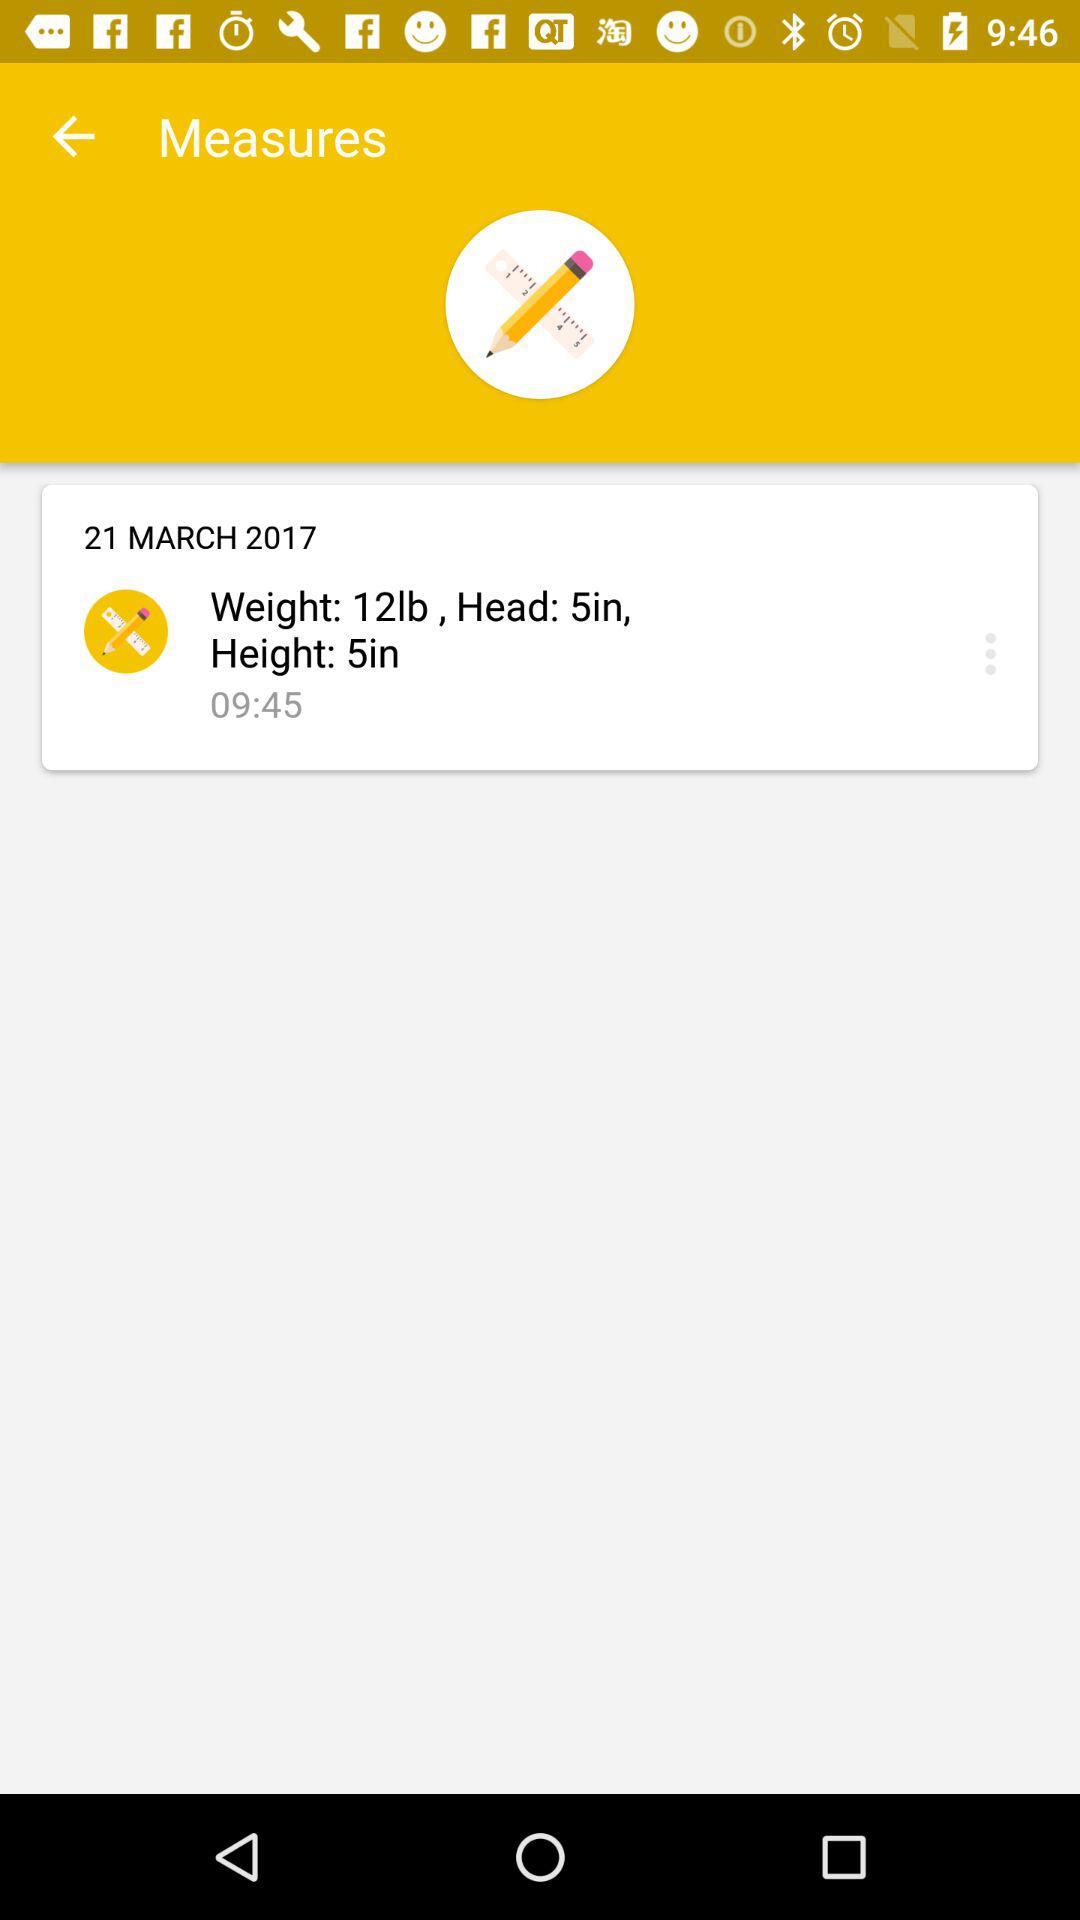  I want to click on edit, so click(995, 653).